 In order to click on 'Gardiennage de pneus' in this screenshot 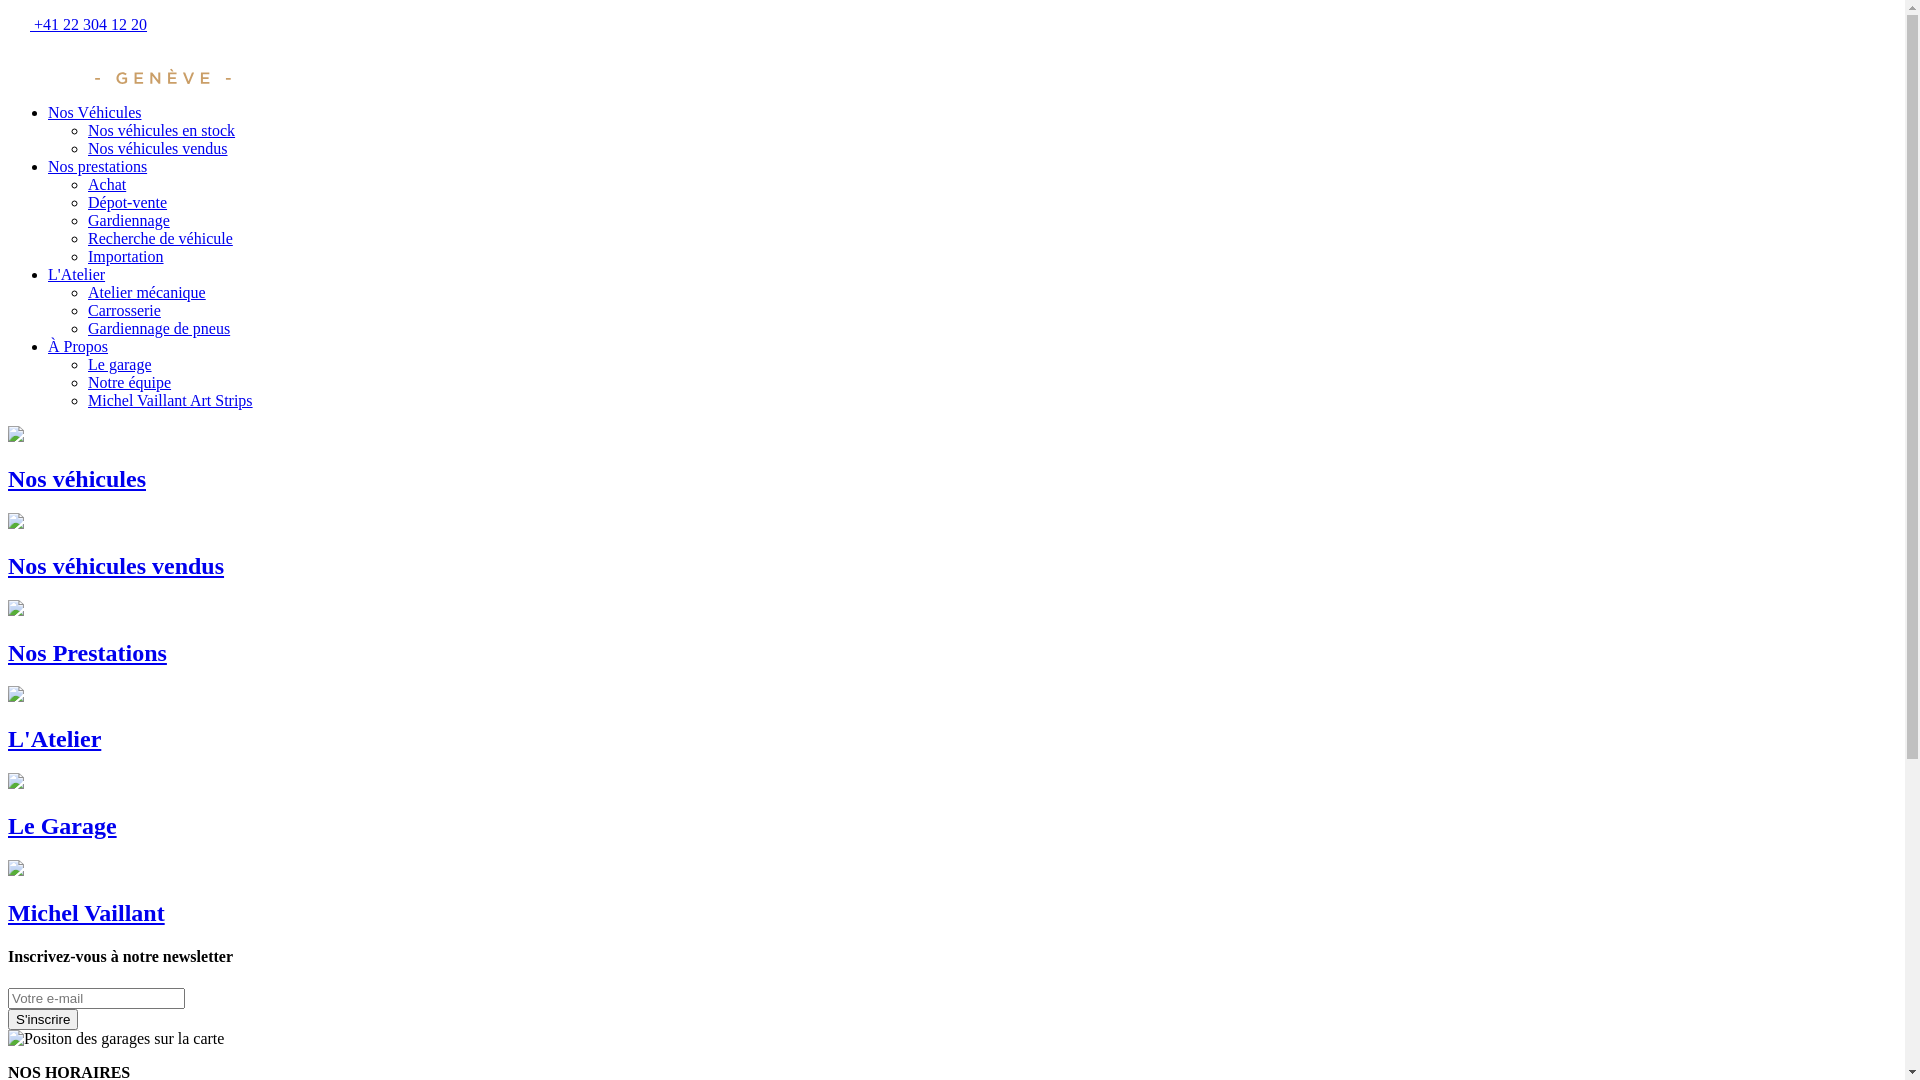, I will do `click(157, 327)`.